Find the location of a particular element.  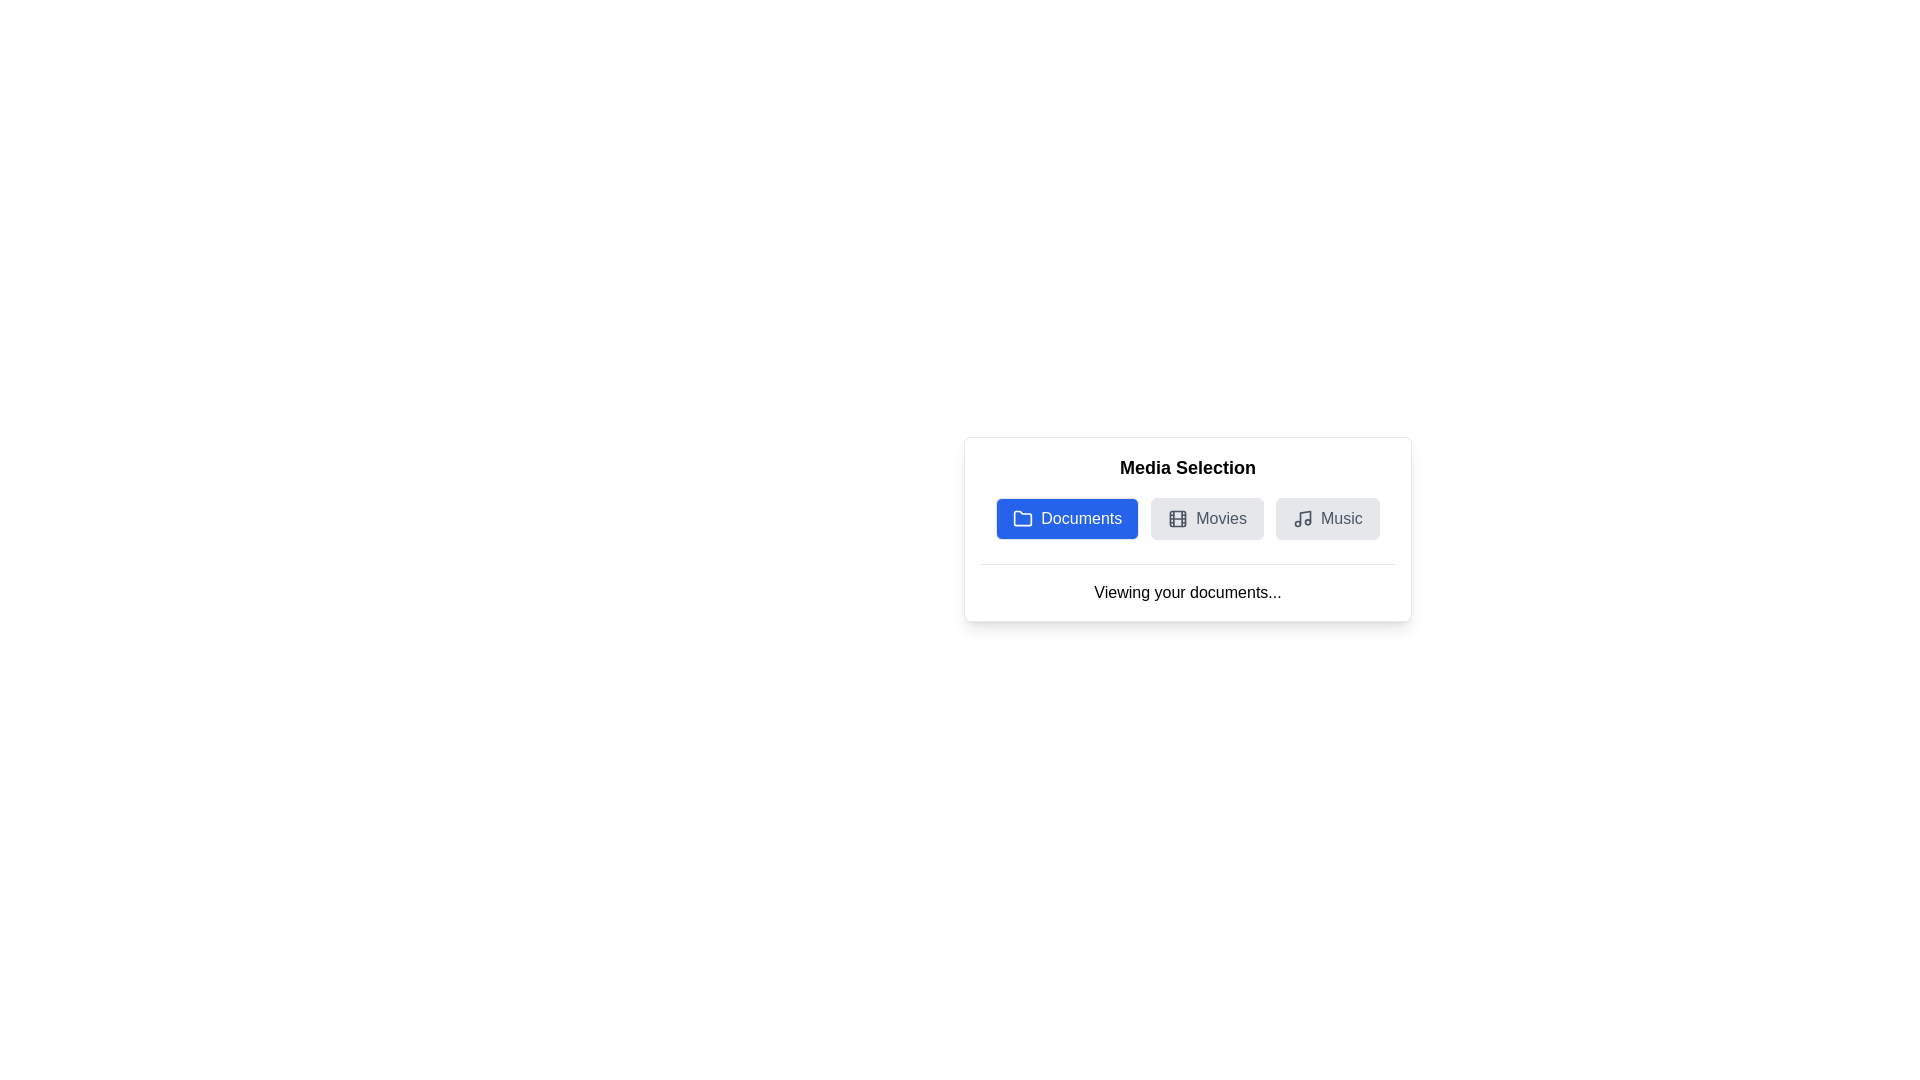

the SVG rectangle that serves as the background base for an icon, located at the top-left corner of the icon's group in the media selection interface is located at coordinates (1178, 518).